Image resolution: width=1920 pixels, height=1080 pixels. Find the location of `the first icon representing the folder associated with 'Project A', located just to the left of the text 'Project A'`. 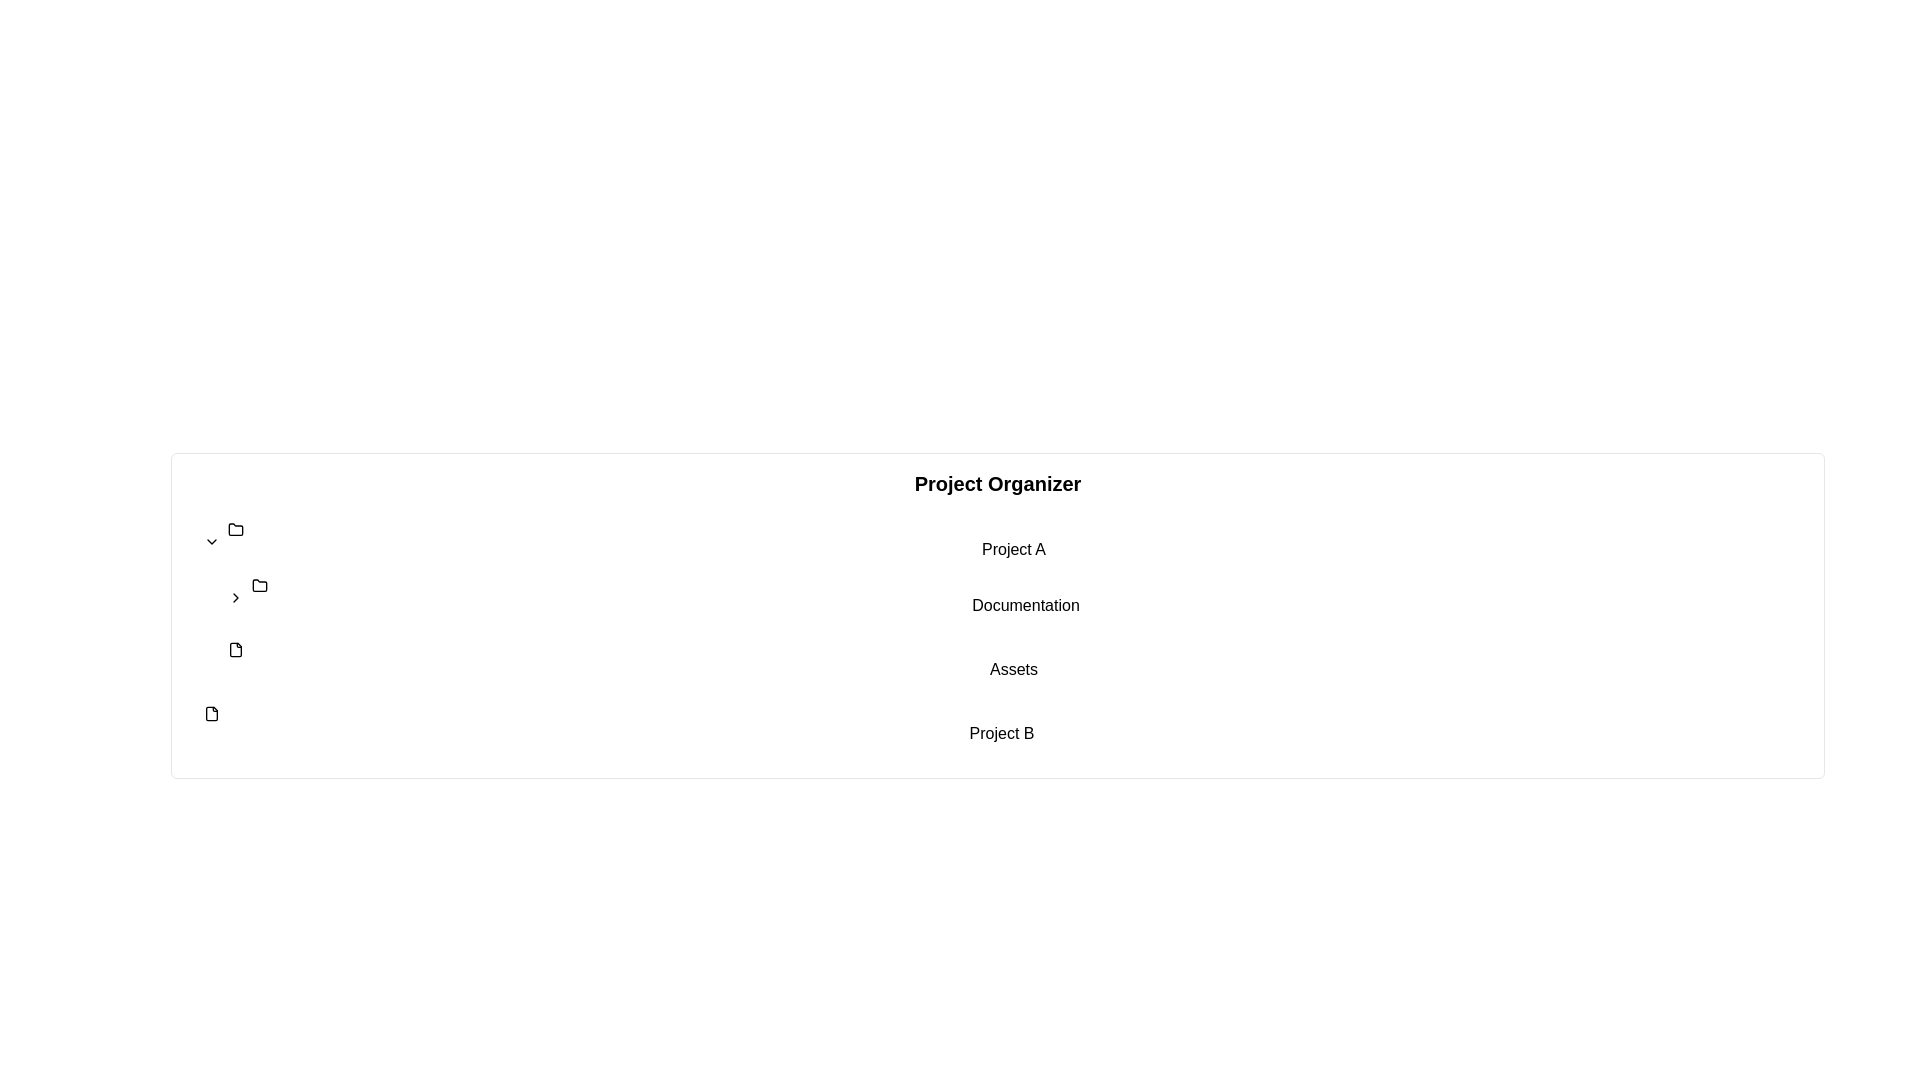

the first icon representing the folder associated with 'Project A', located just to the left of the text 'Project A' is located at coordinates (235, 528).